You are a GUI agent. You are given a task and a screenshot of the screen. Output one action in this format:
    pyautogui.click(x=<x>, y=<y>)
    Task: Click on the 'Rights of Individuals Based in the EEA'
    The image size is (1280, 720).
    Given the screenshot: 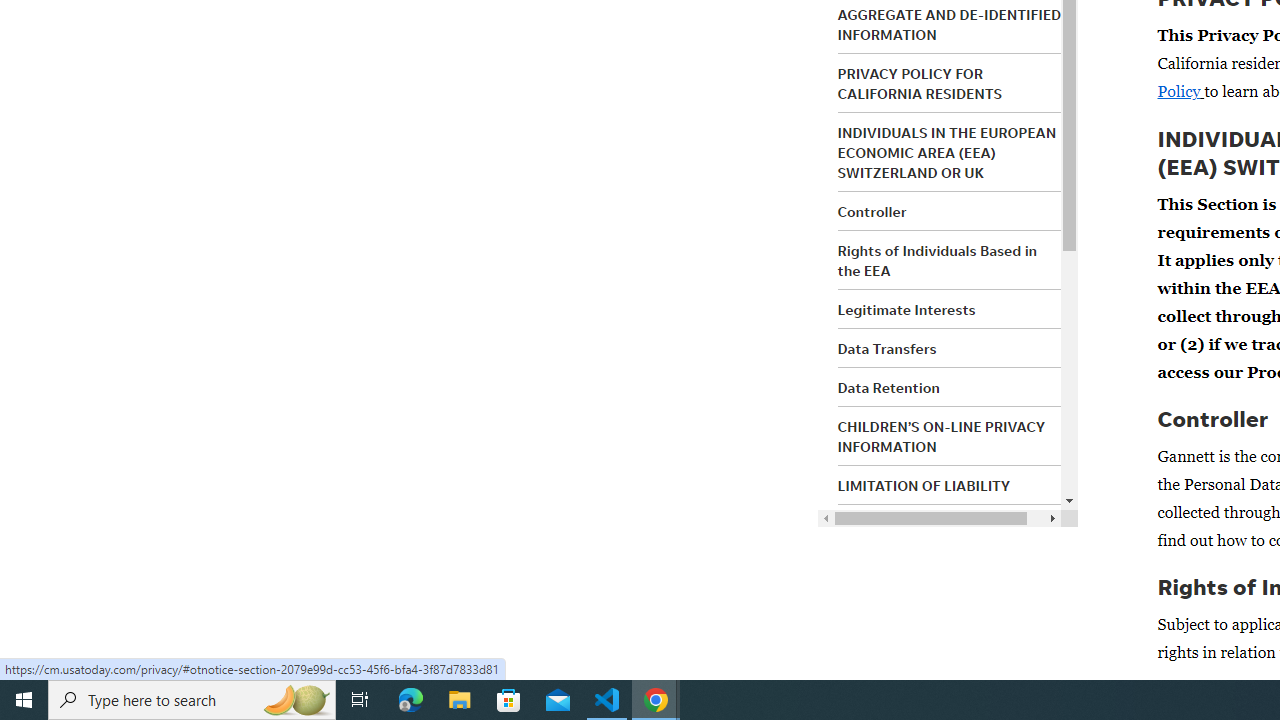 What is the action you would take?
    pyautogui.click(x=936, y=260)
    